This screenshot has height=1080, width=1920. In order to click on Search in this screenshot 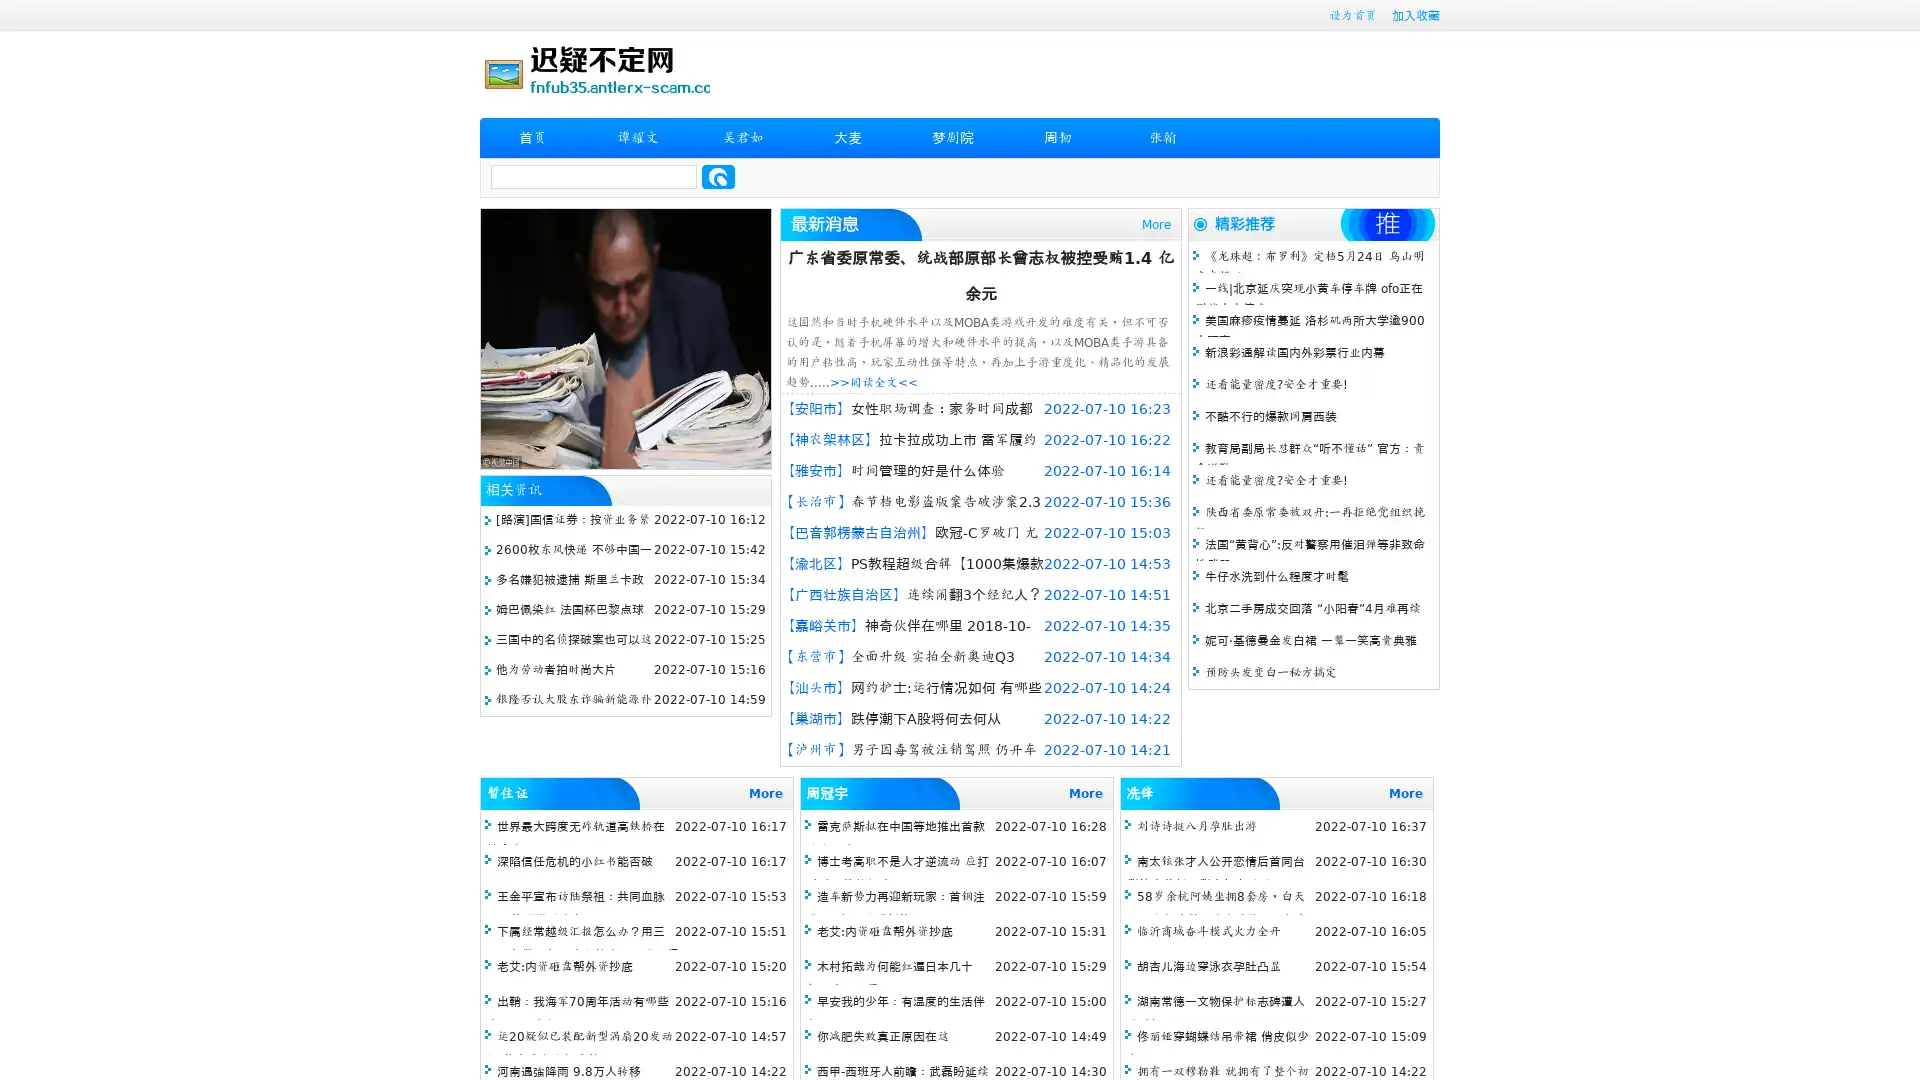, I will do `click(718, 176)`.